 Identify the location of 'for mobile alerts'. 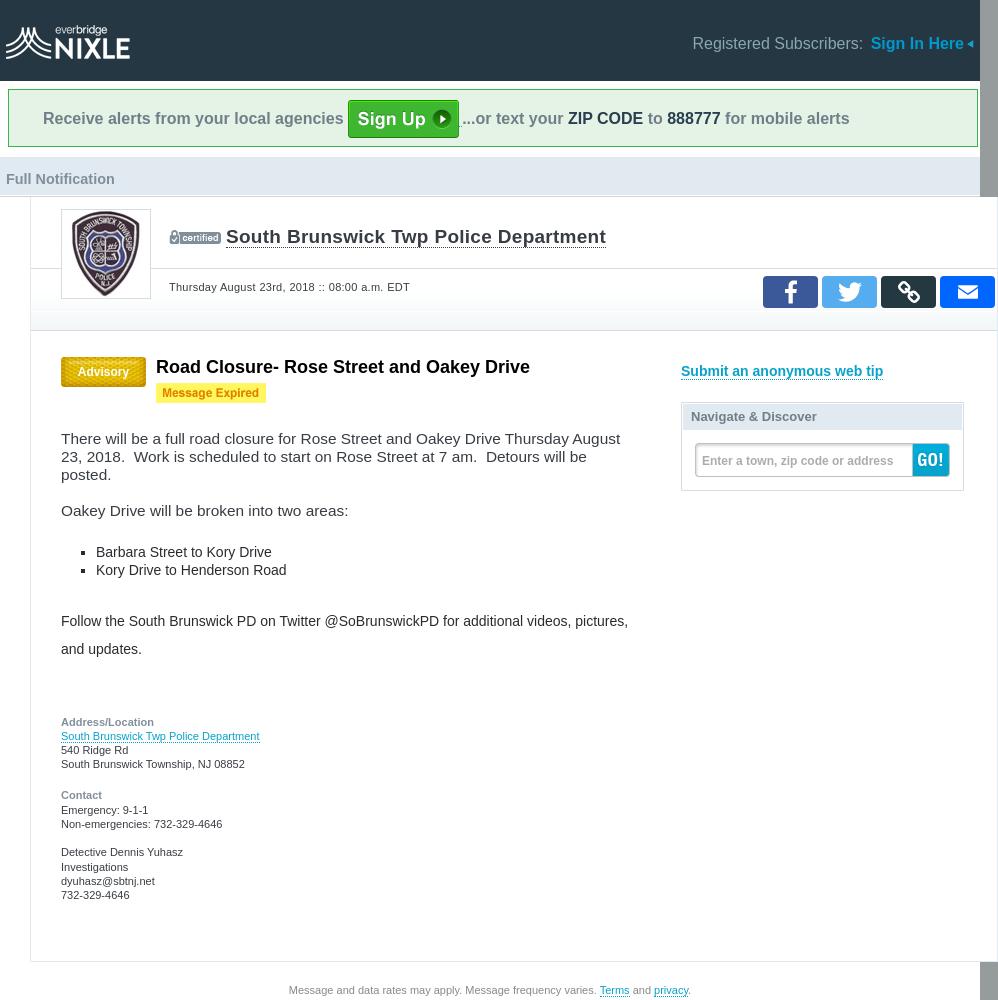
(783, 116).